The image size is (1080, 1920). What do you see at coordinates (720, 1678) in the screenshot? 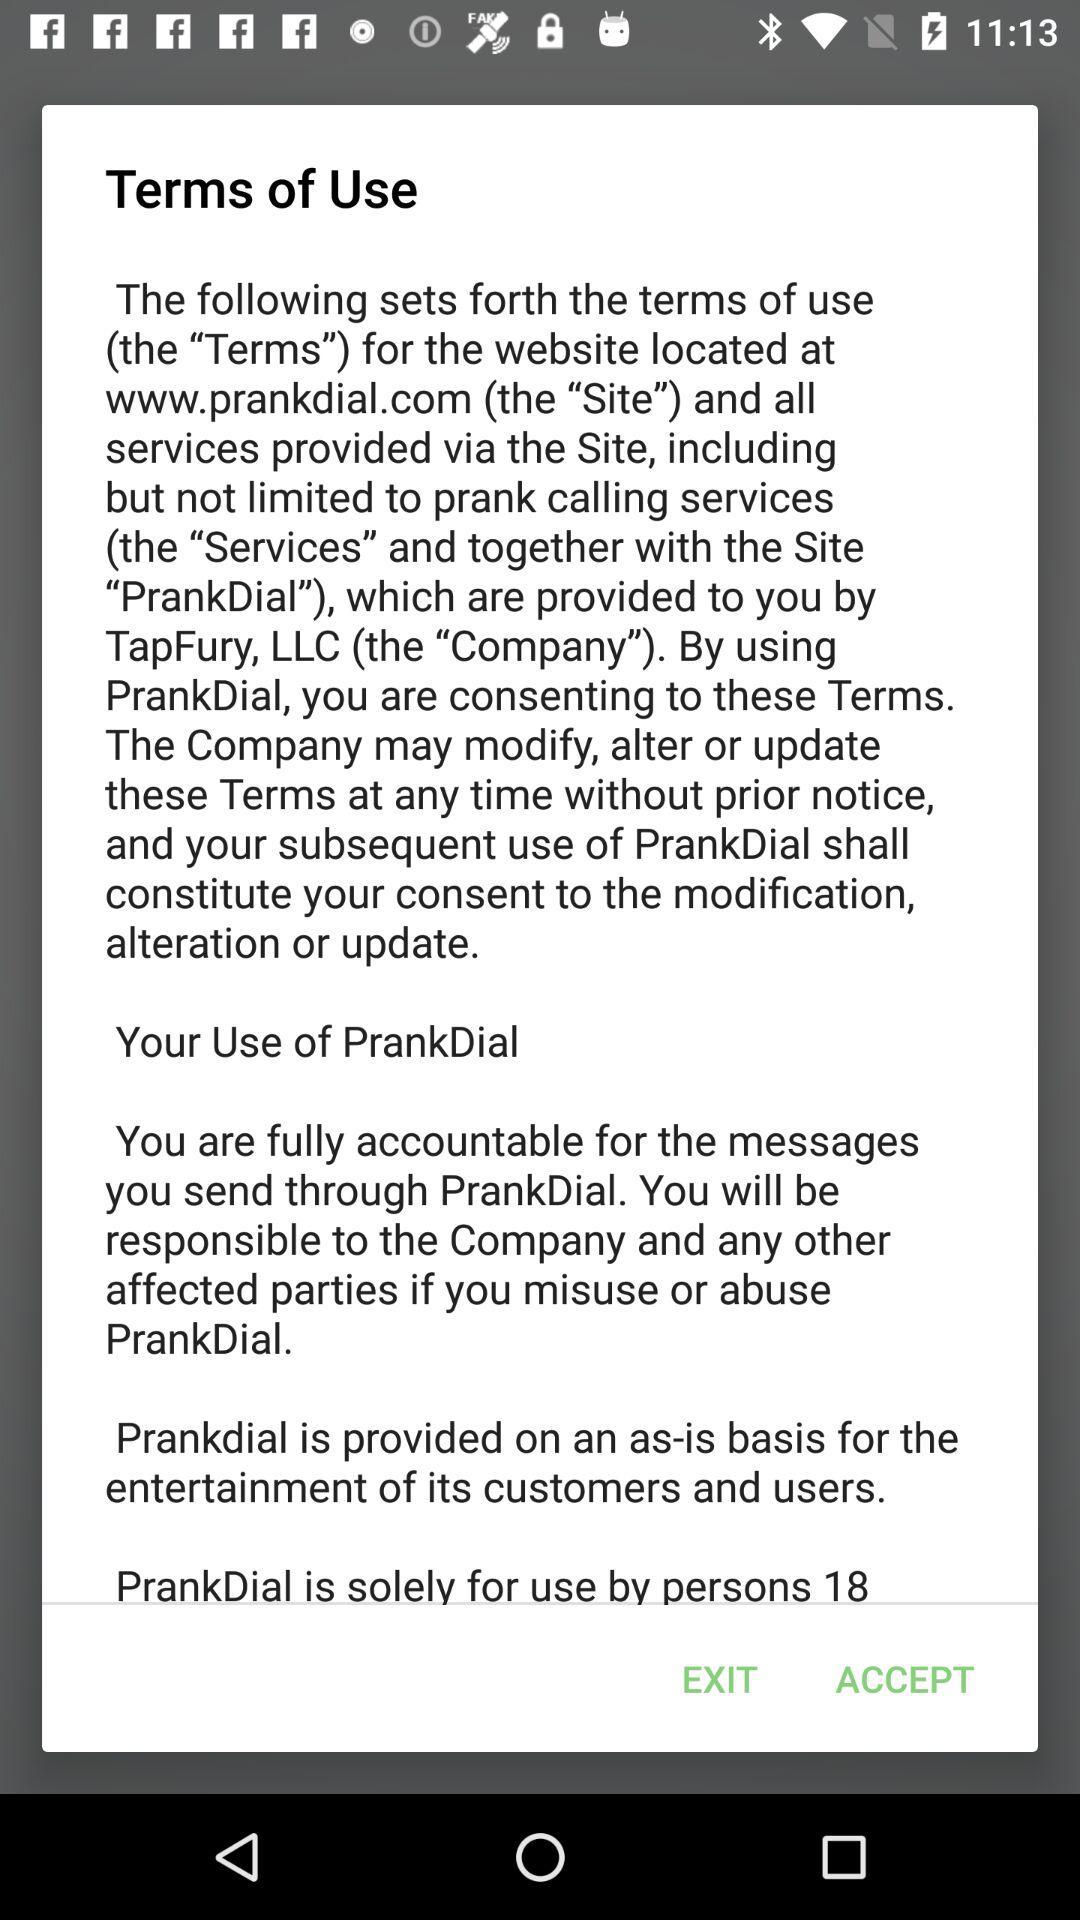
I see `icon below the the following sets` at bounding box center [720, 1678].